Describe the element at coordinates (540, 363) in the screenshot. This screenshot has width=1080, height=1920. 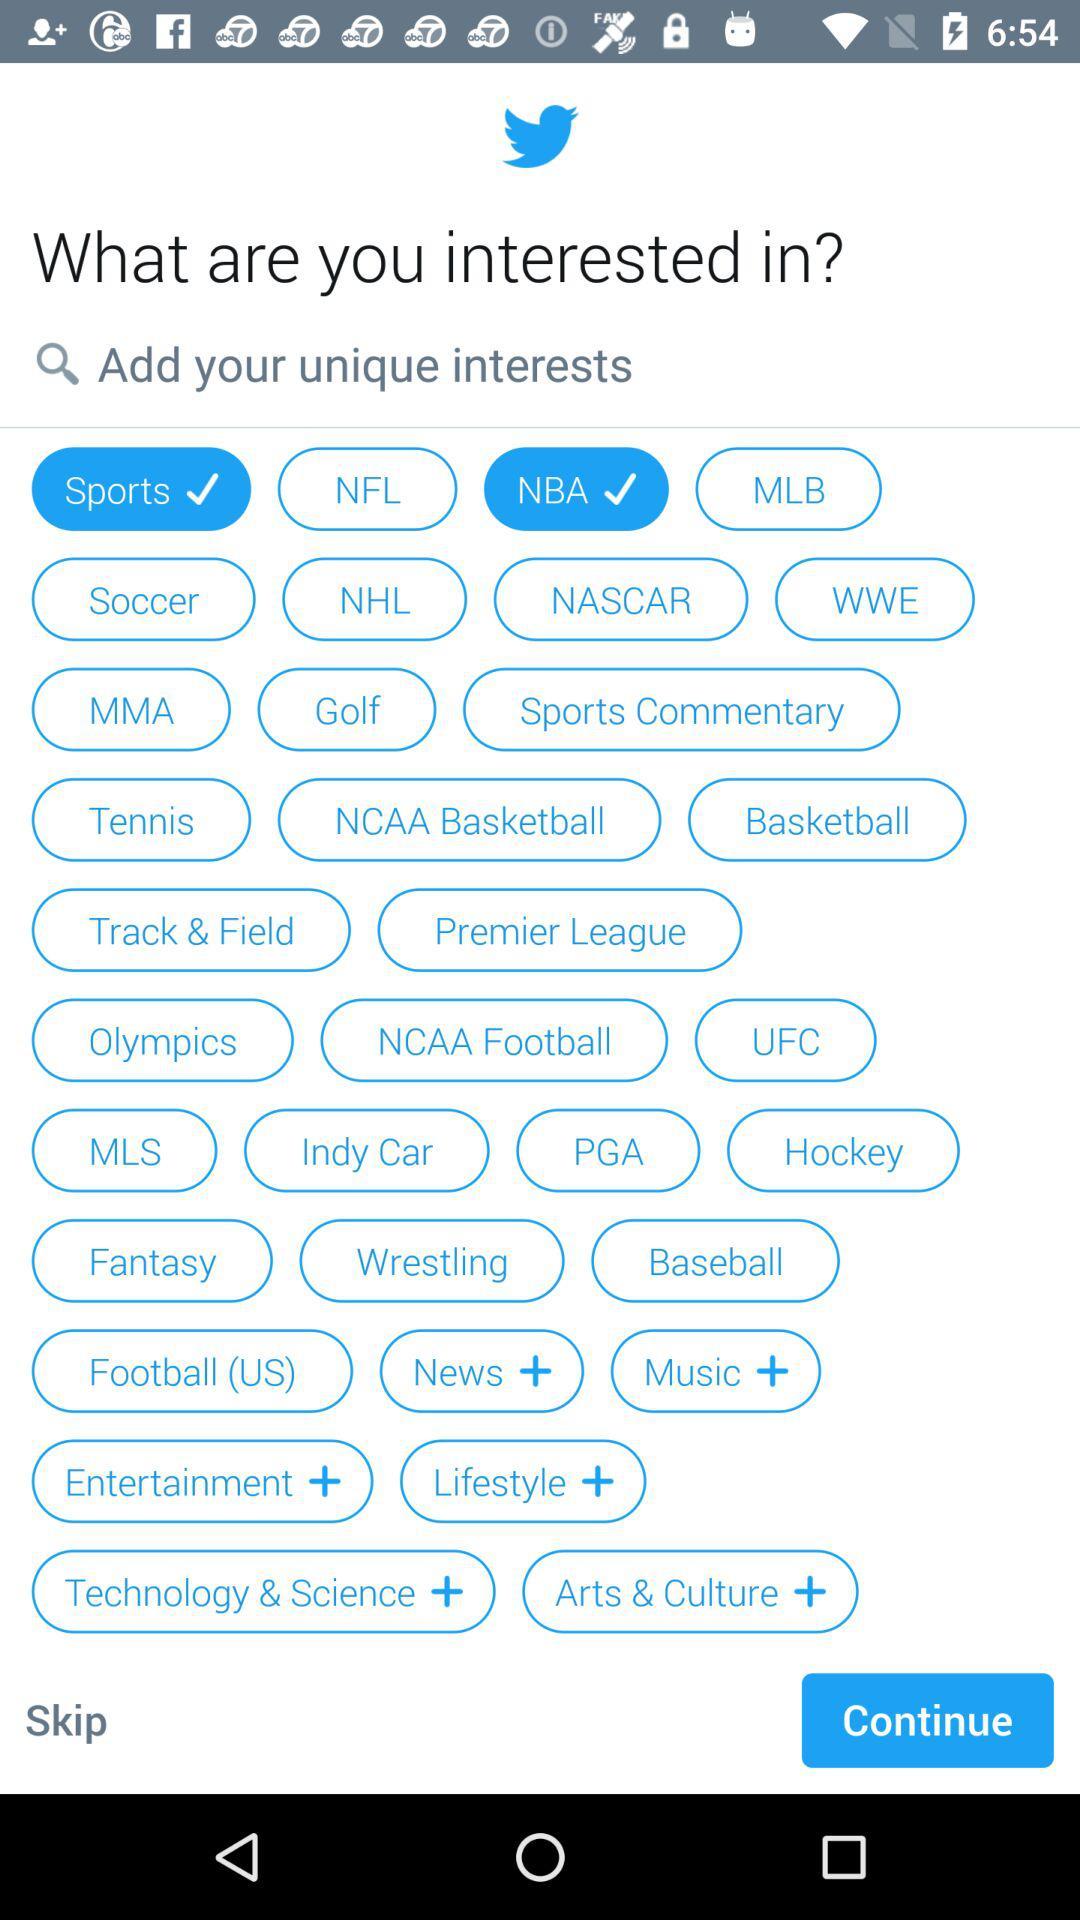
I see `search and add custom interests` at that location.